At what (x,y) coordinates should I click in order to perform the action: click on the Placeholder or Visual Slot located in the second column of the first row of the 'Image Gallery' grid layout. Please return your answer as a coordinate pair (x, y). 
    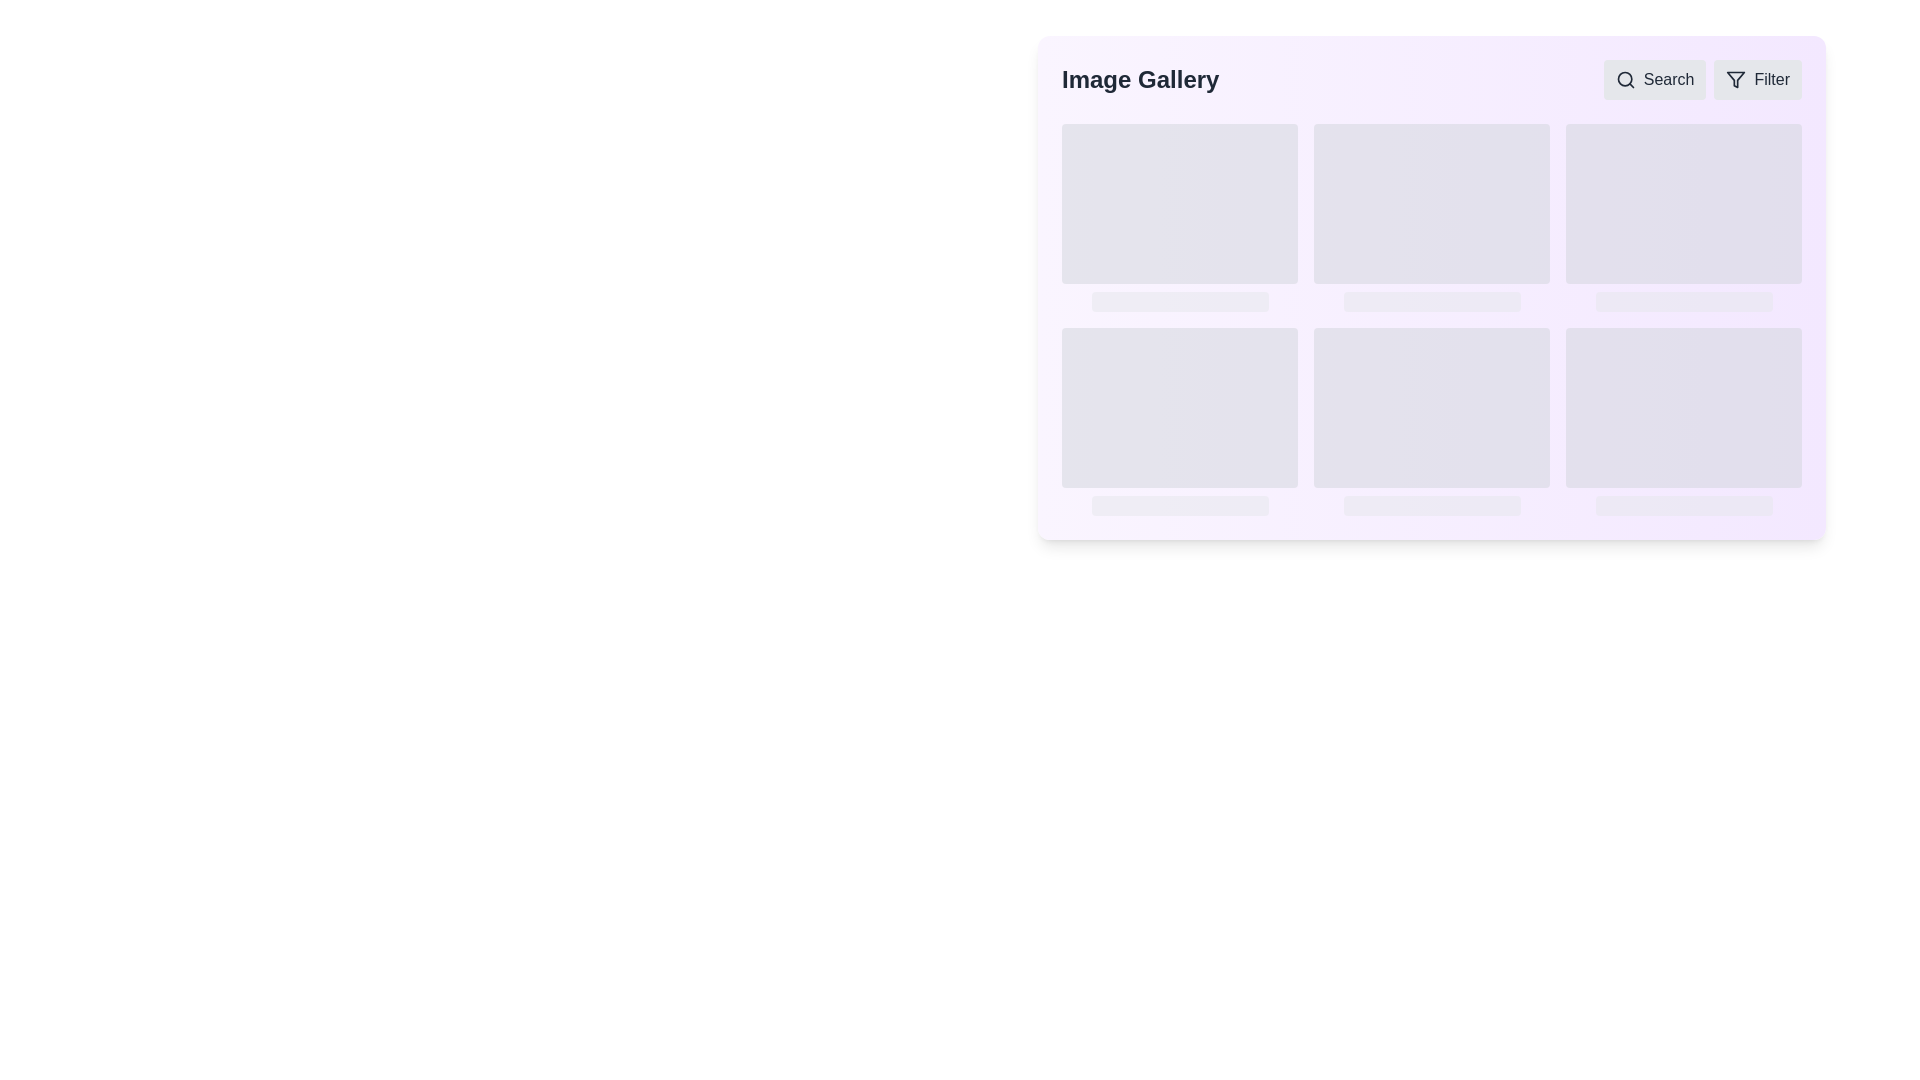
    Looking at the image, I should click on (1430, 204).